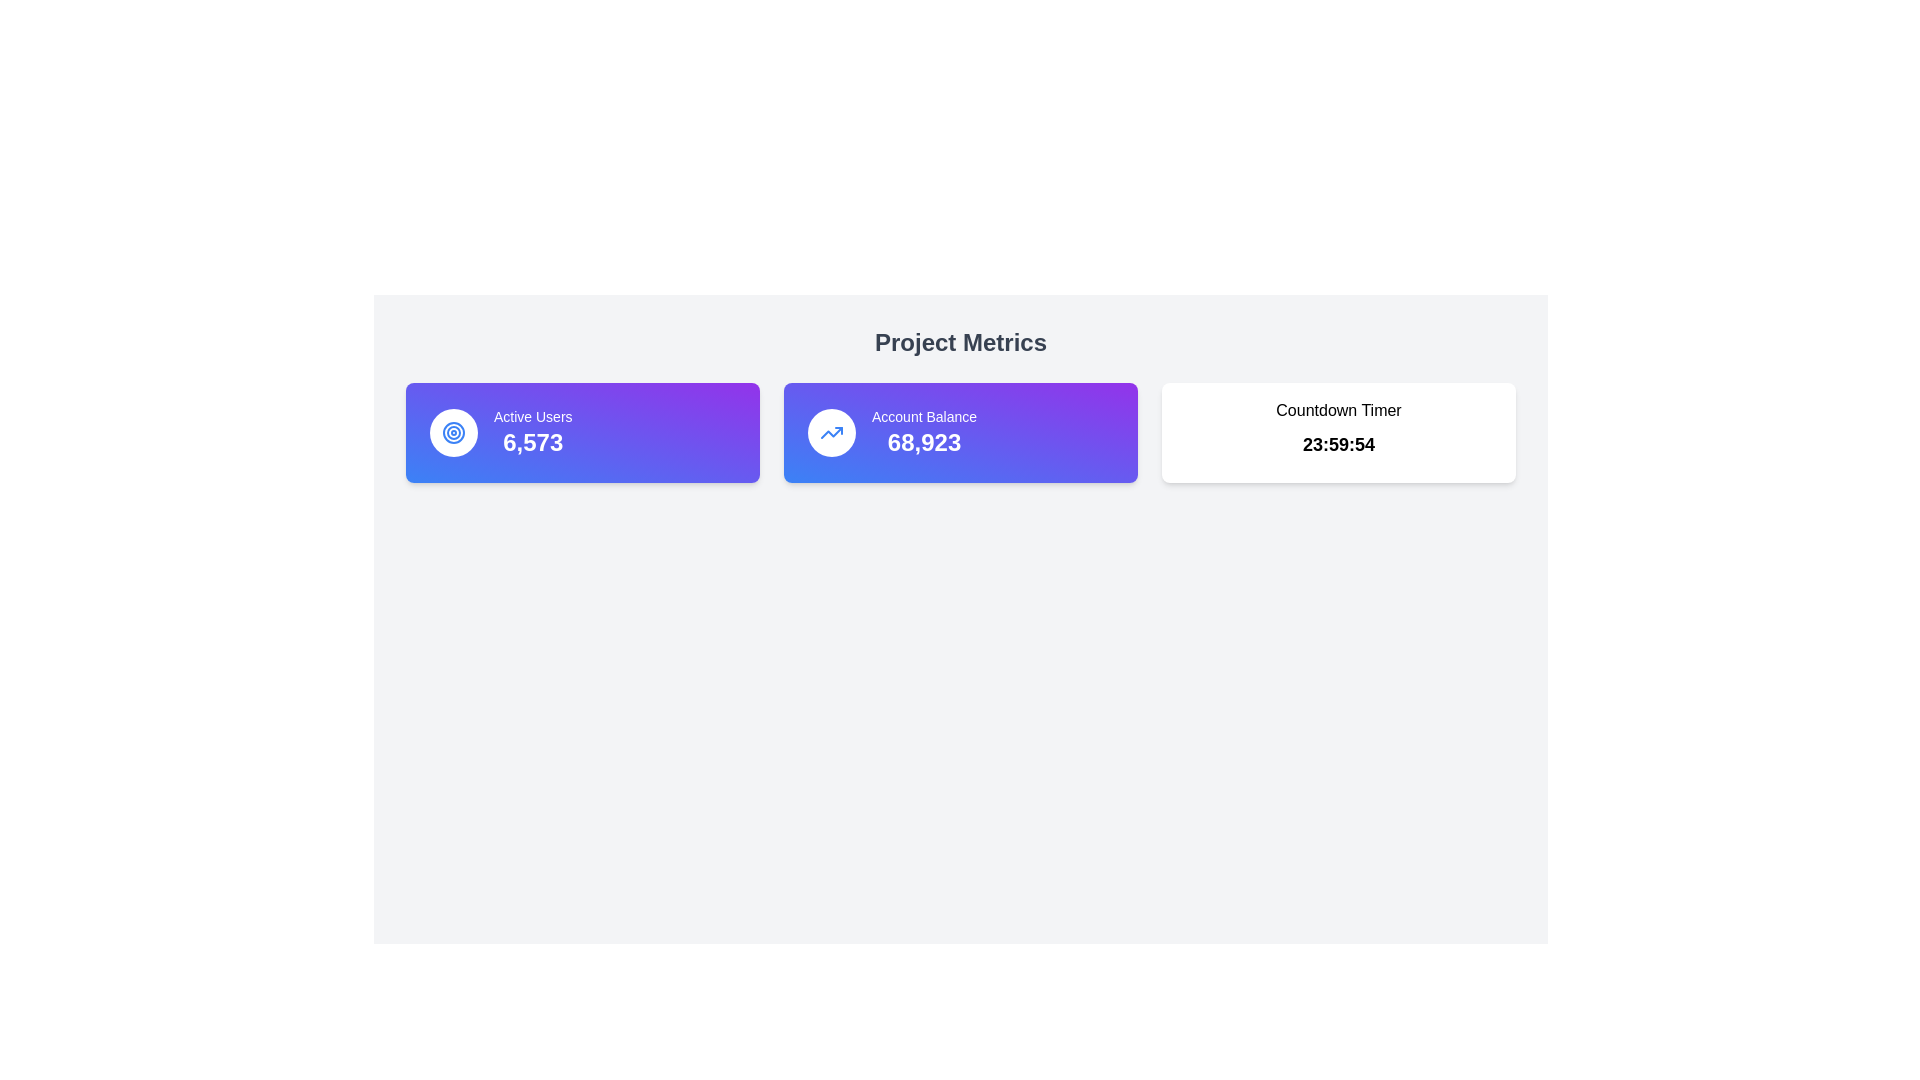 The image size is (1920, 1080). Describe the element at coordinates (831, 431) in the screenshot. I see `the icon representing account balance trends, located in the top-left corner of the second card under the 'Project Metrics' section` at that location.